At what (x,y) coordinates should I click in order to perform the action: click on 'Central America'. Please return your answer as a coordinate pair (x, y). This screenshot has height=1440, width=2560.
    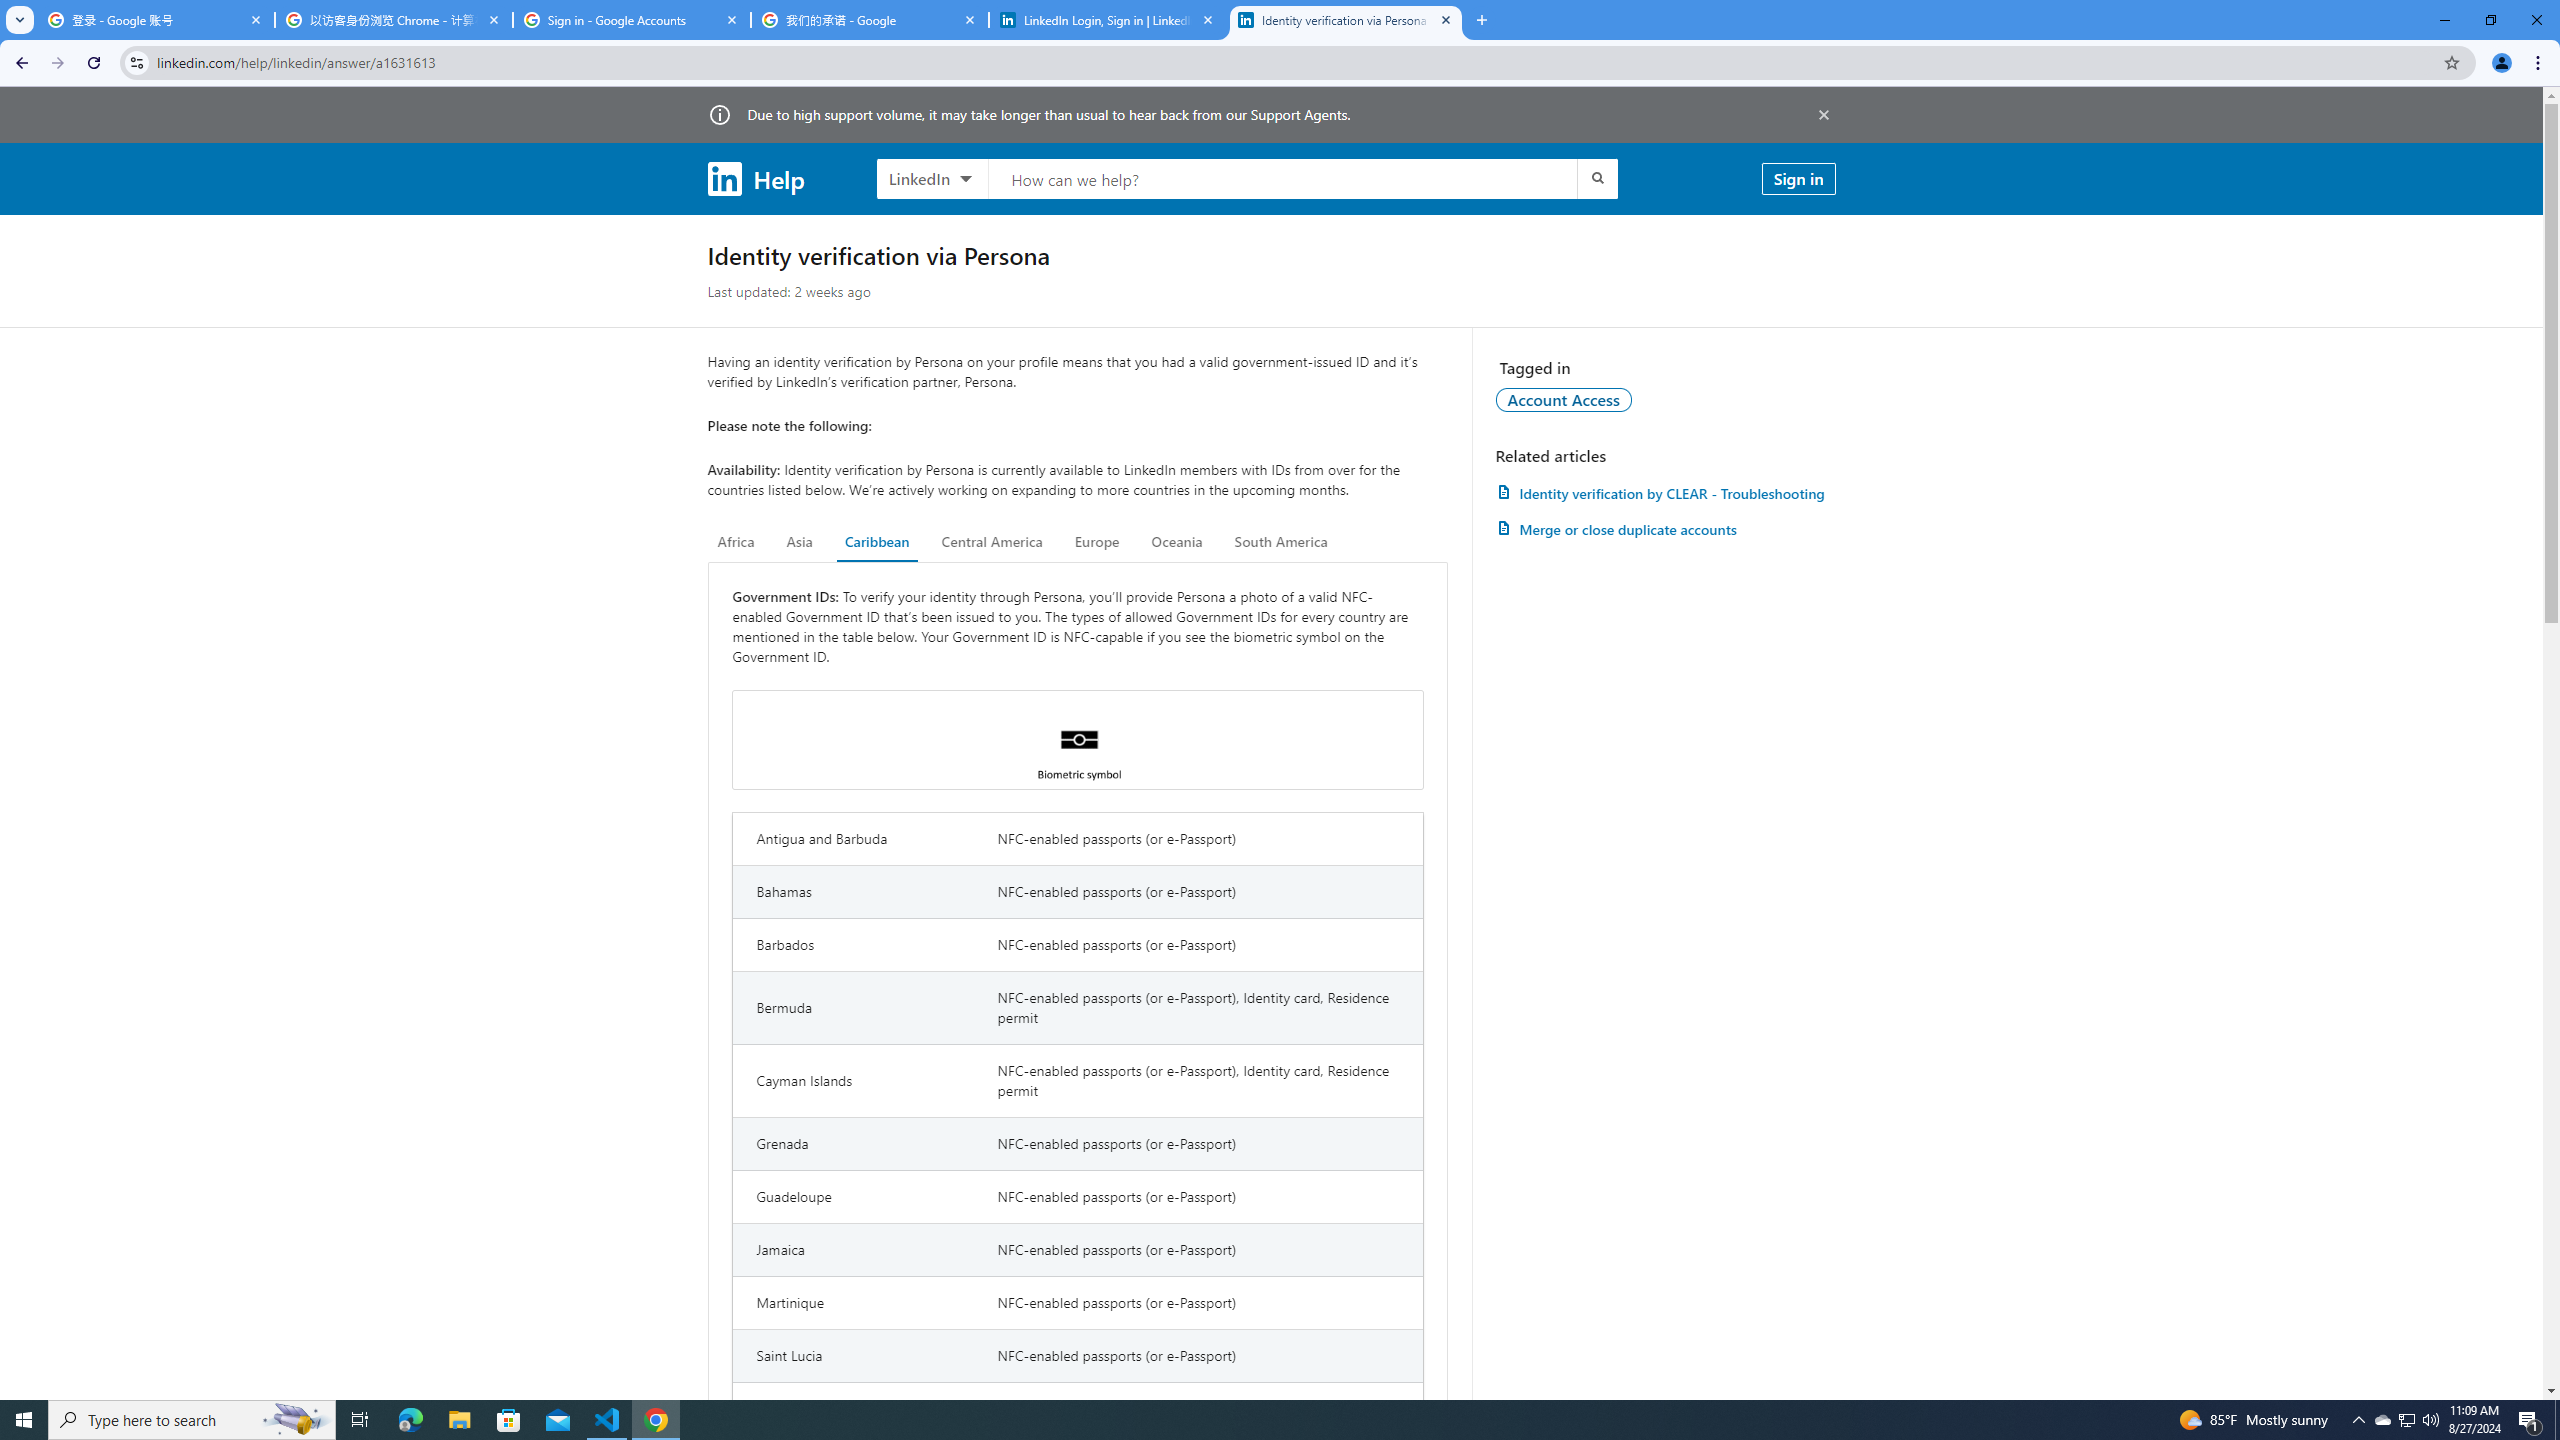
    Looking at the image, I should click on (991, 541).